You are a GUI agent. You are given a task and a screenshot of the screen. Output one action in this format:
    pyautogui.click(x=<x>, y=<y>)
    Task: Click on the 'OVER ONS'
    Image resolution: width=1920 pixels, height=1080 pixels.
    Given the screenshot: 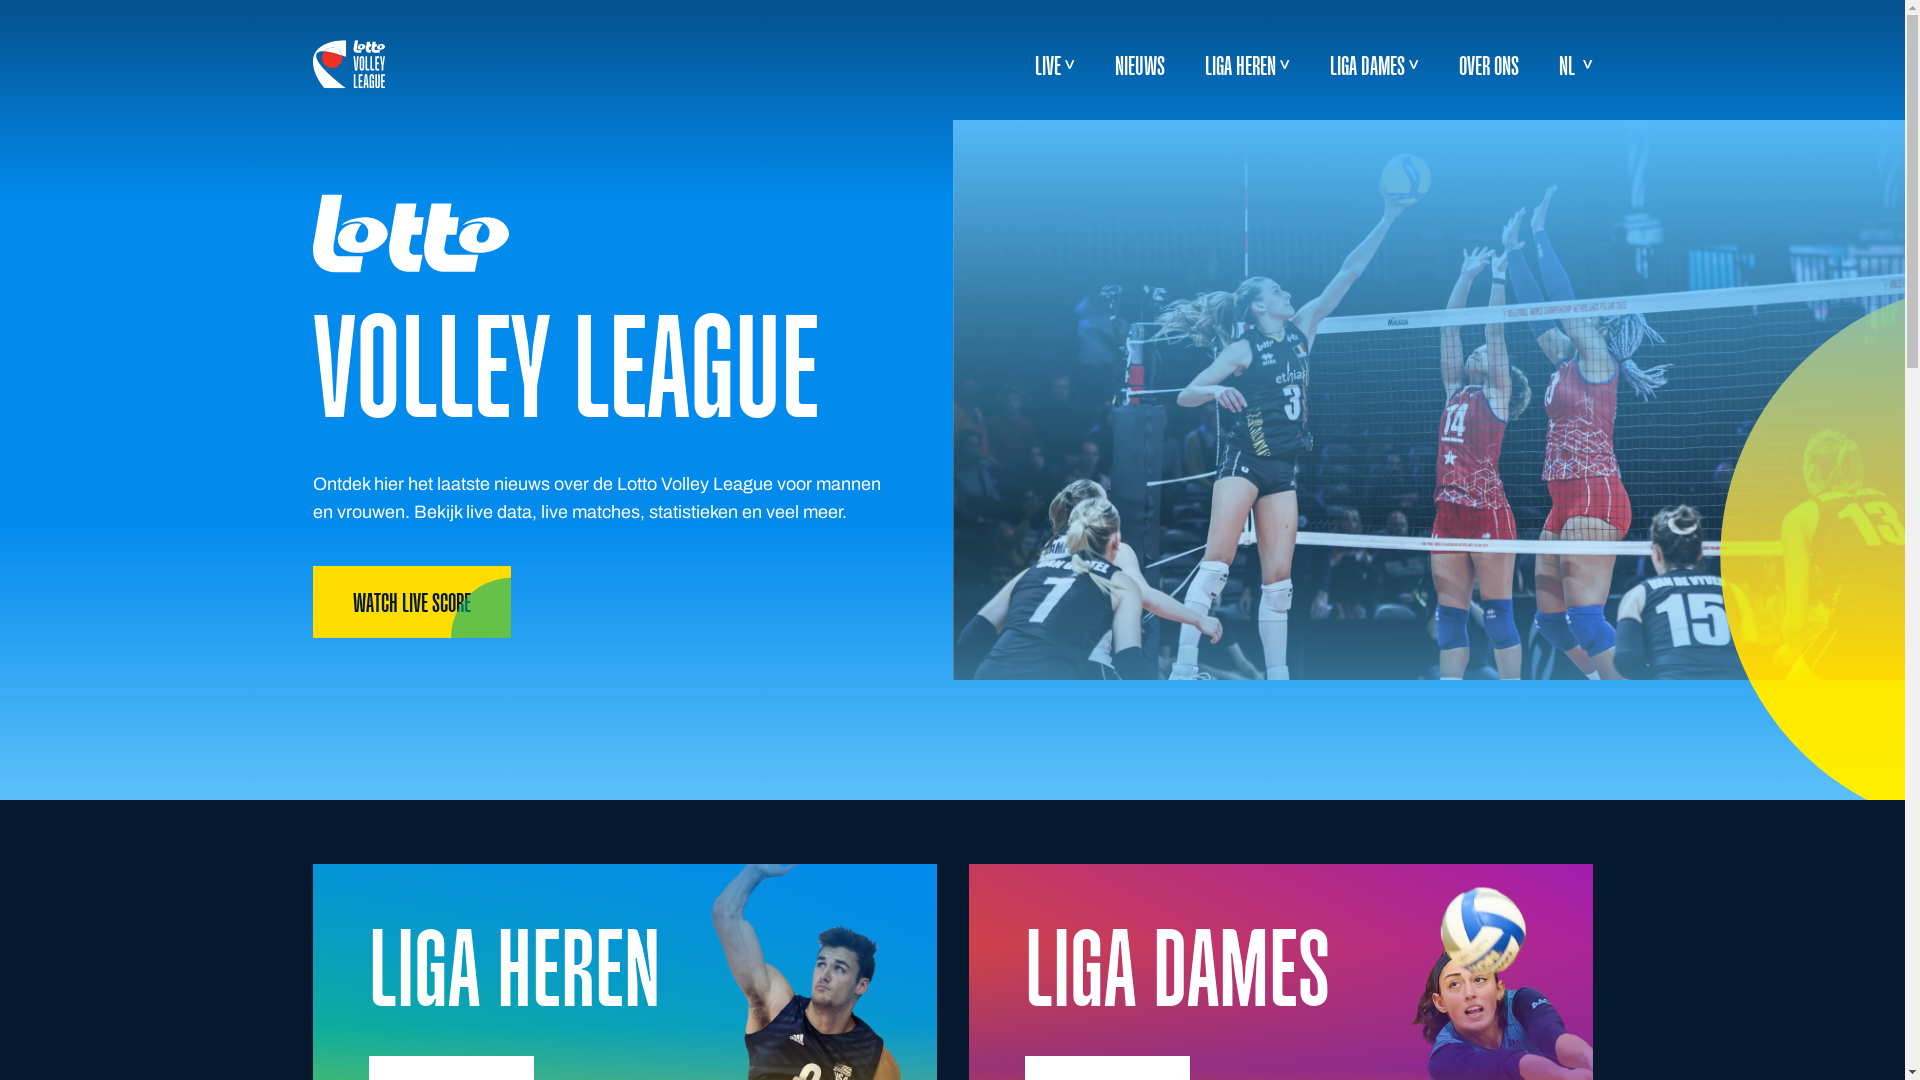 What is the action you would take?
    pyautogui.click(x=1488, y=63)
    